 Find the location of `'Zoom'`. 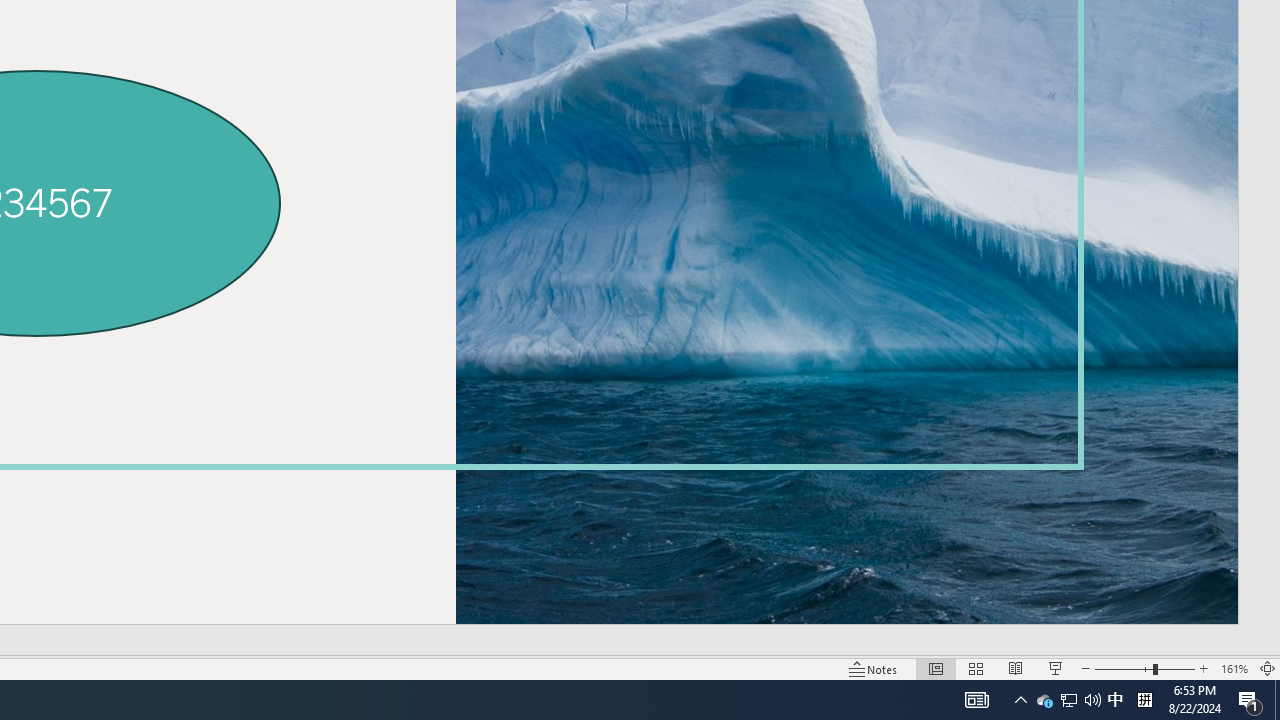

'Zoom' is located at coordinates (1144, 669).